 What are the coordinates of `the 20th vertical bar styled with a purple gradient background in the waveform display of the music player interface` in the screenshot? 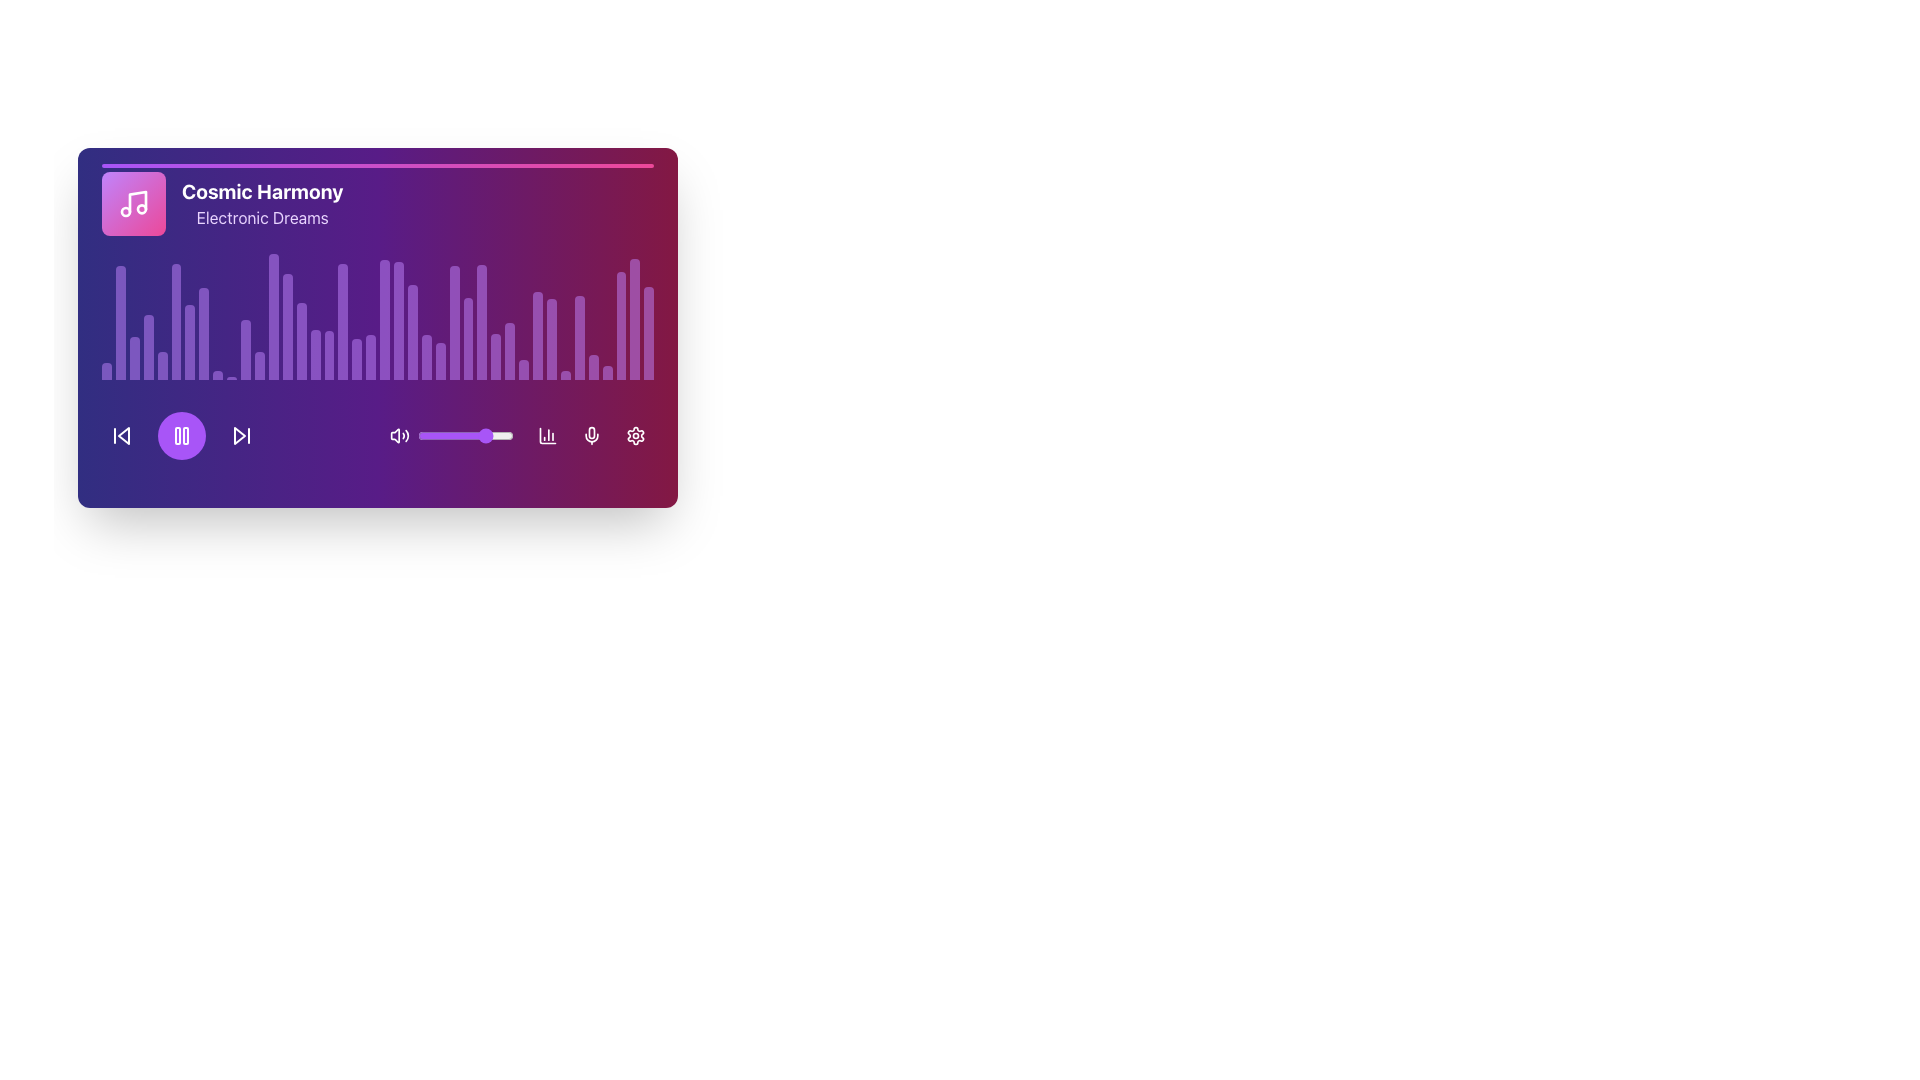 It's located at (371, 356).